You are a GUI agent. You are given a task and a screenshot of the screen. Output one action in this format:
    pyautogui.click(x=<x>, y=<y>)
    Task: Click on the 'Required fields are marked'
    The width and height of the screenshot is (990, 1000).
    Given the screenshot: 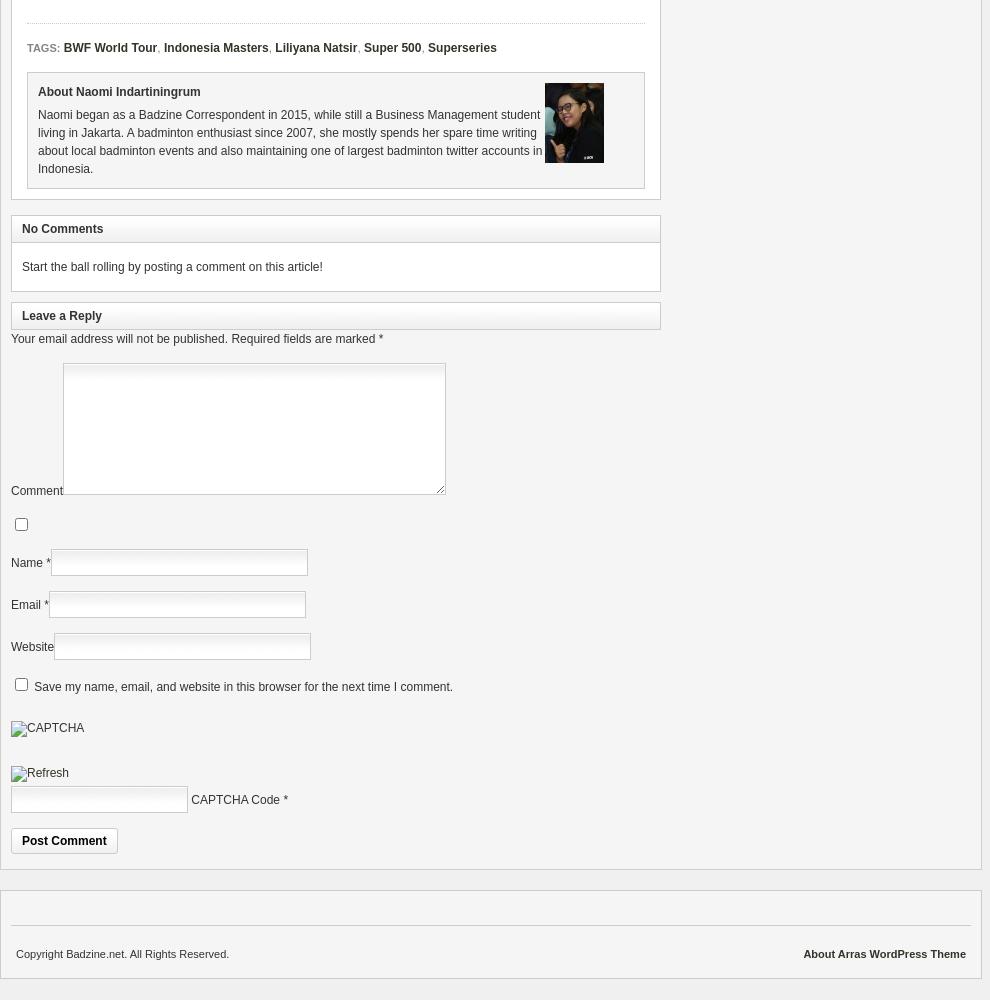 What is the action you would take?
    pyautogui.click(x=229, y=338)
    